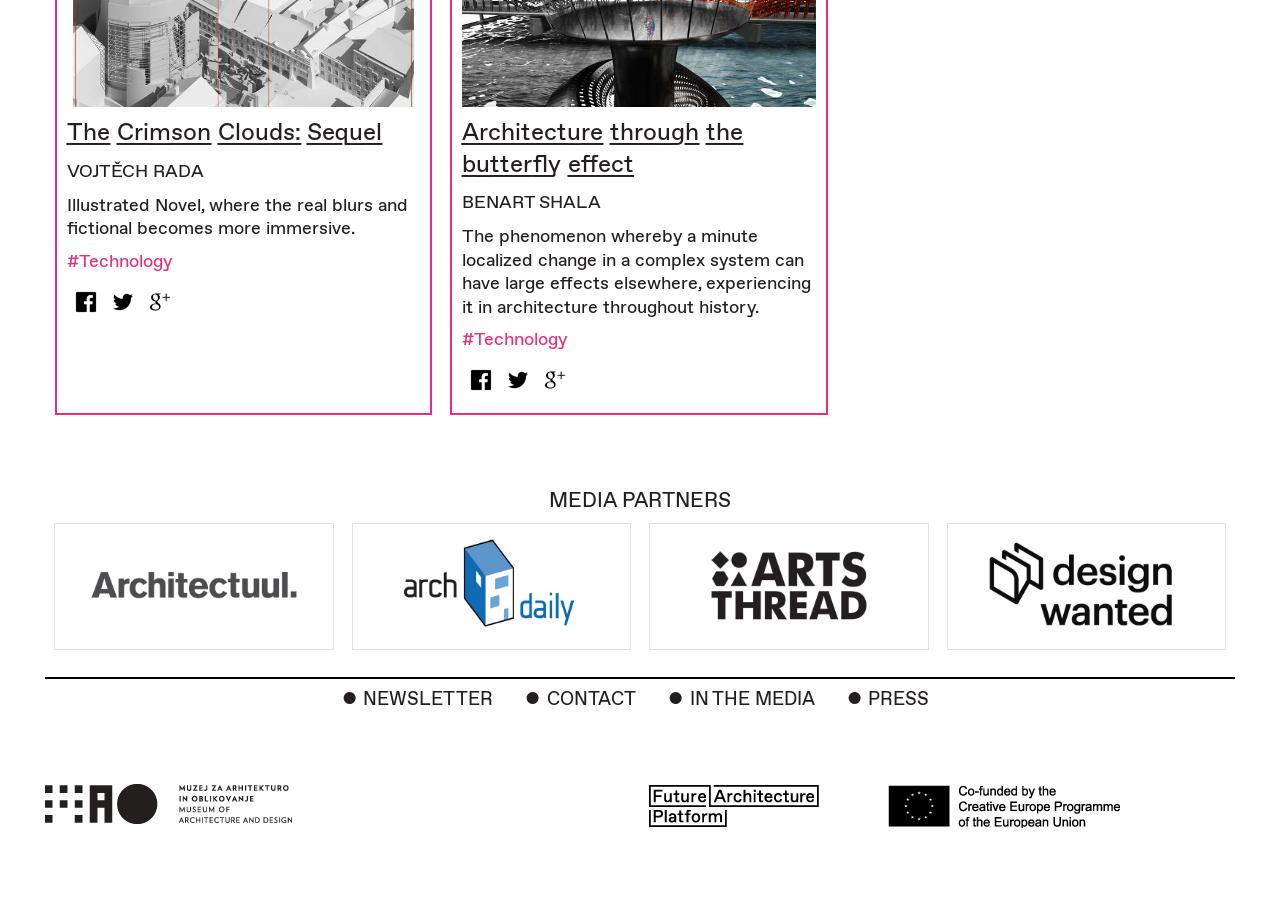 The width and height of the screenshot is (1280, 918). What do you see at coordinates (590, 697) in the screenshot?
I see `'Contact'` at bounding box center [590, 697].